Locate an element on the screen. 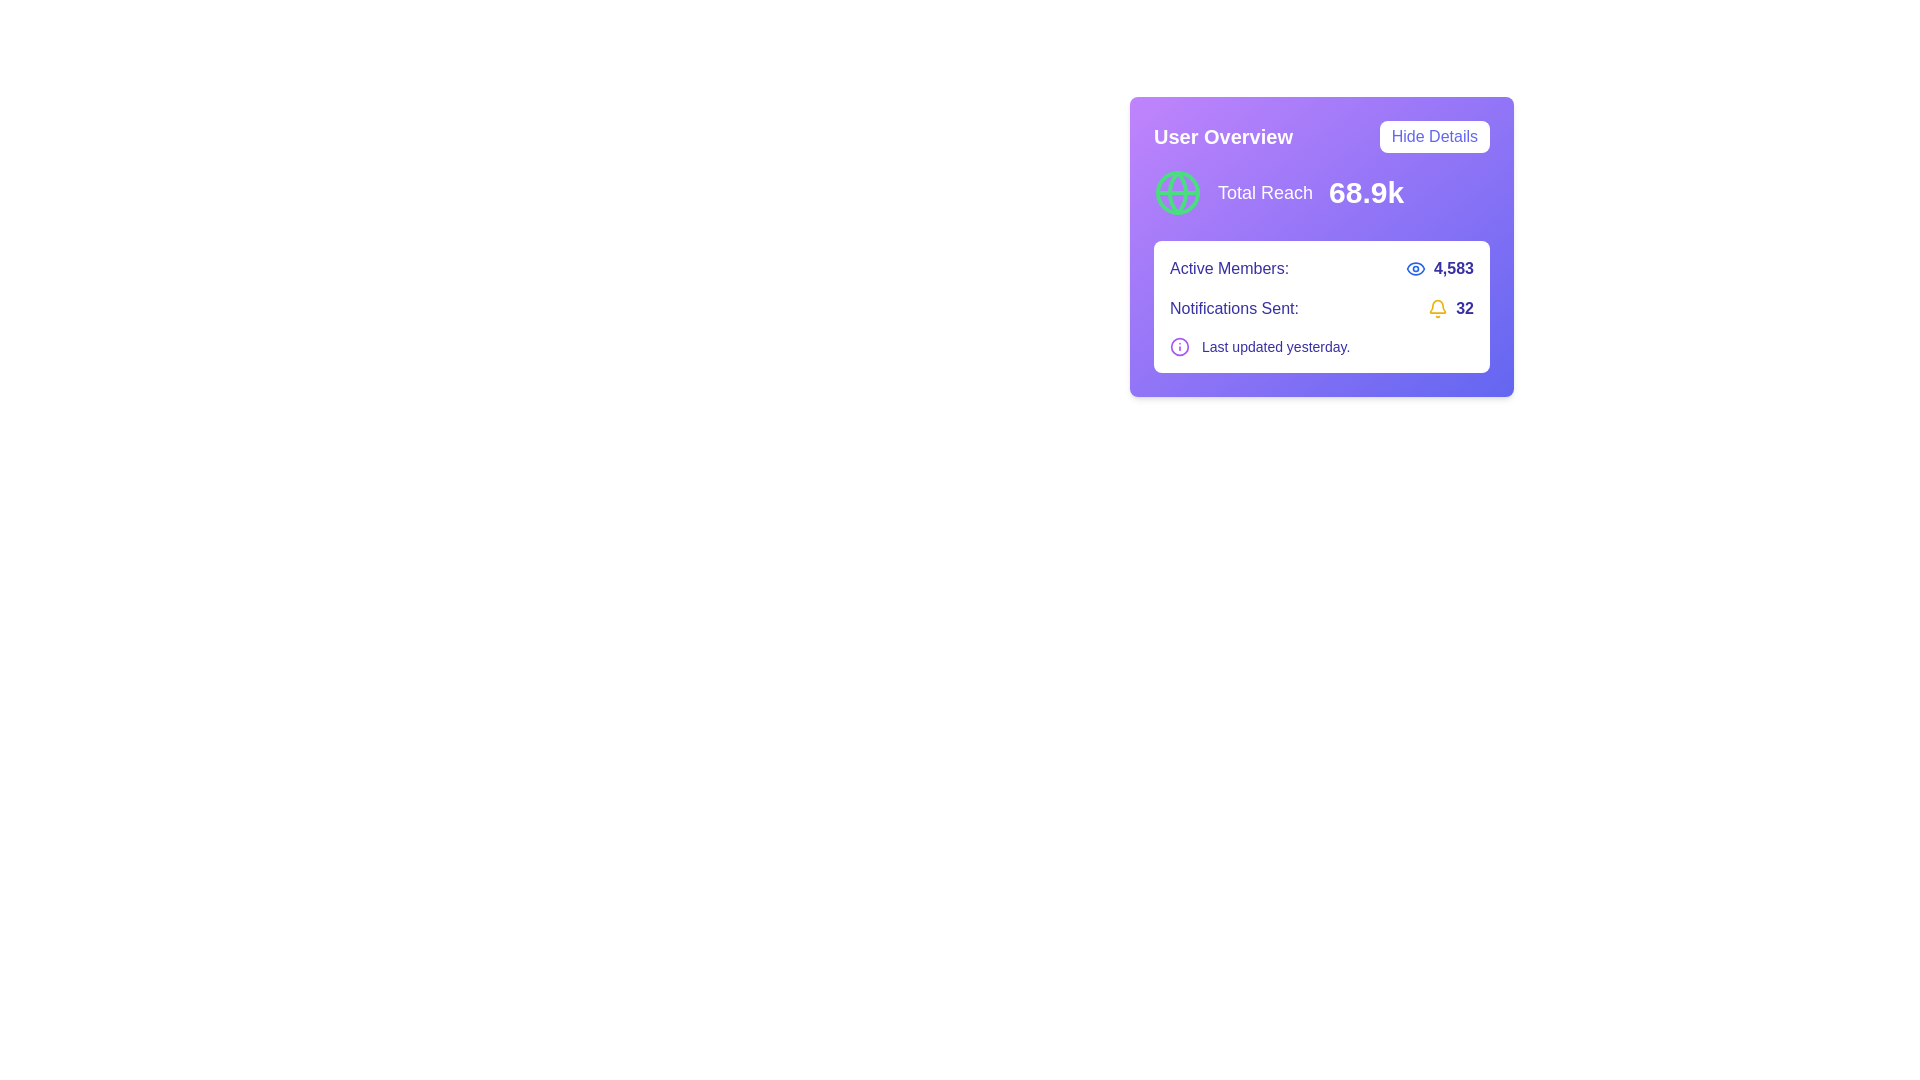 The height and width of the screenshot is (1080, 1920). the eye-shaped icon that represents the count of active members, located in the 'Active Members:' section of the UI panel is located at coordinates (1415, 268).